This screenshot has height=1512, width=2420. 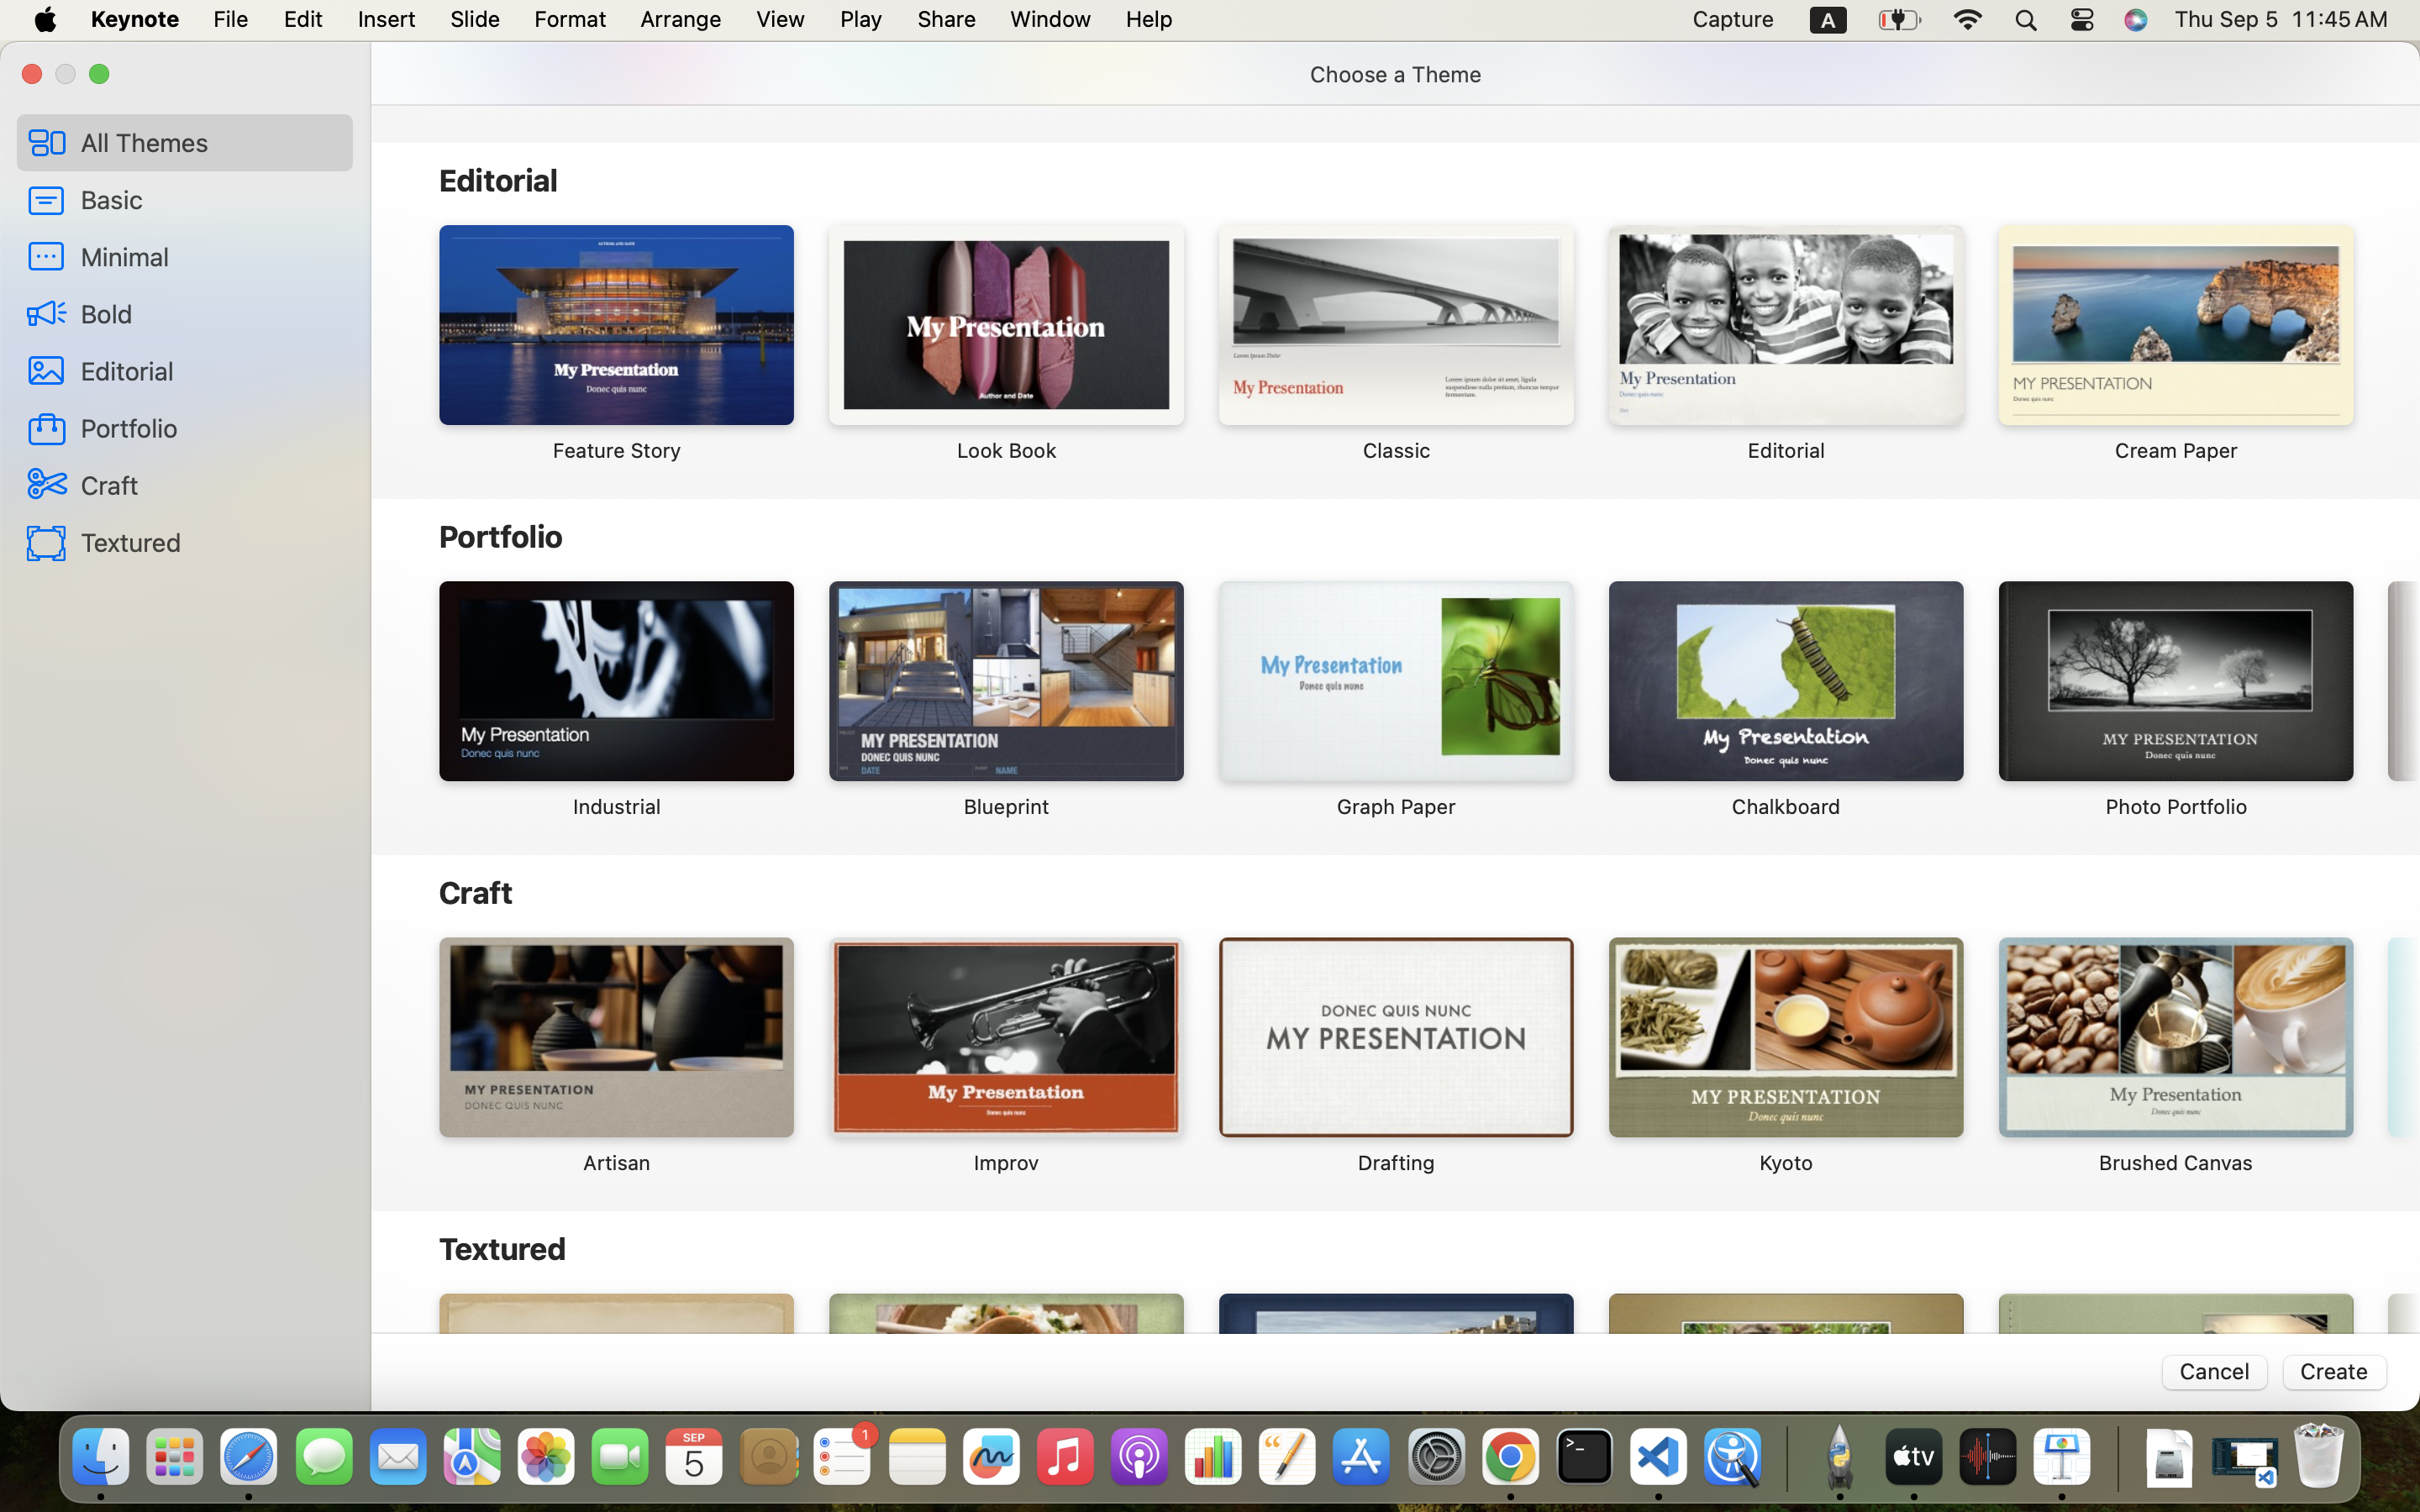 I want to click on 'All Themes', so click(x=208, y=141).